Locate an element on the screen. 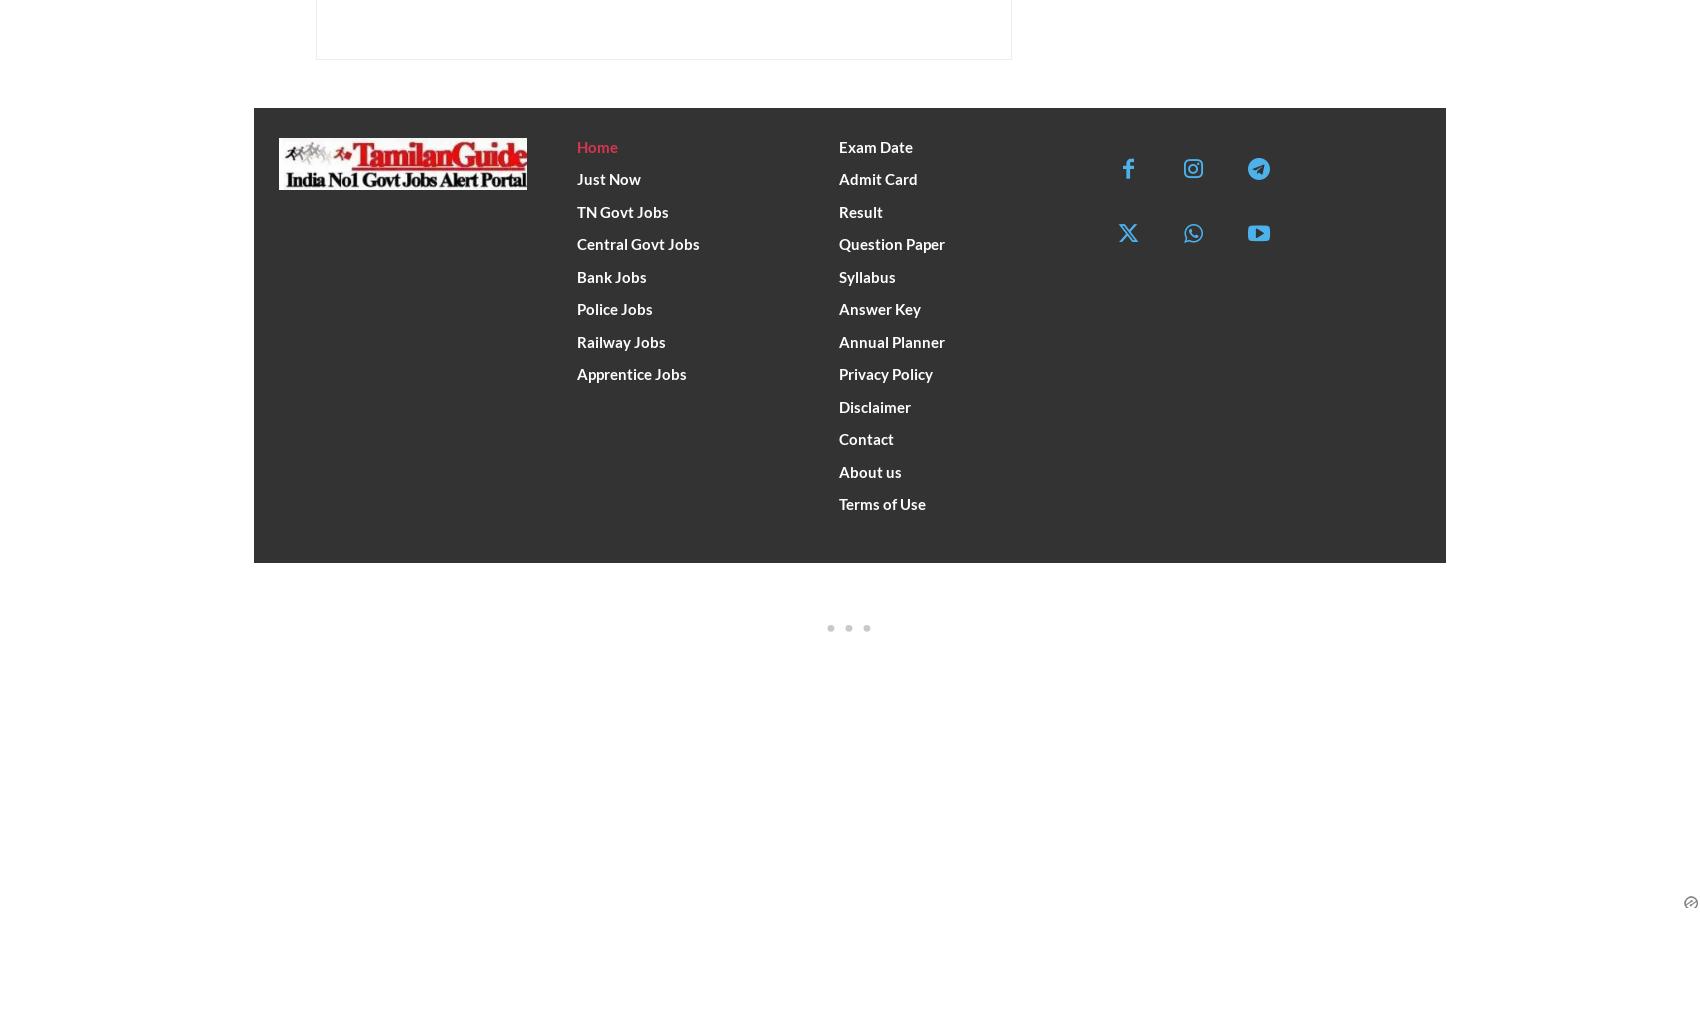 This screenshot has height=1016, width=1700. 'Central Govt Jobs' is located at coordinates (638, 244).